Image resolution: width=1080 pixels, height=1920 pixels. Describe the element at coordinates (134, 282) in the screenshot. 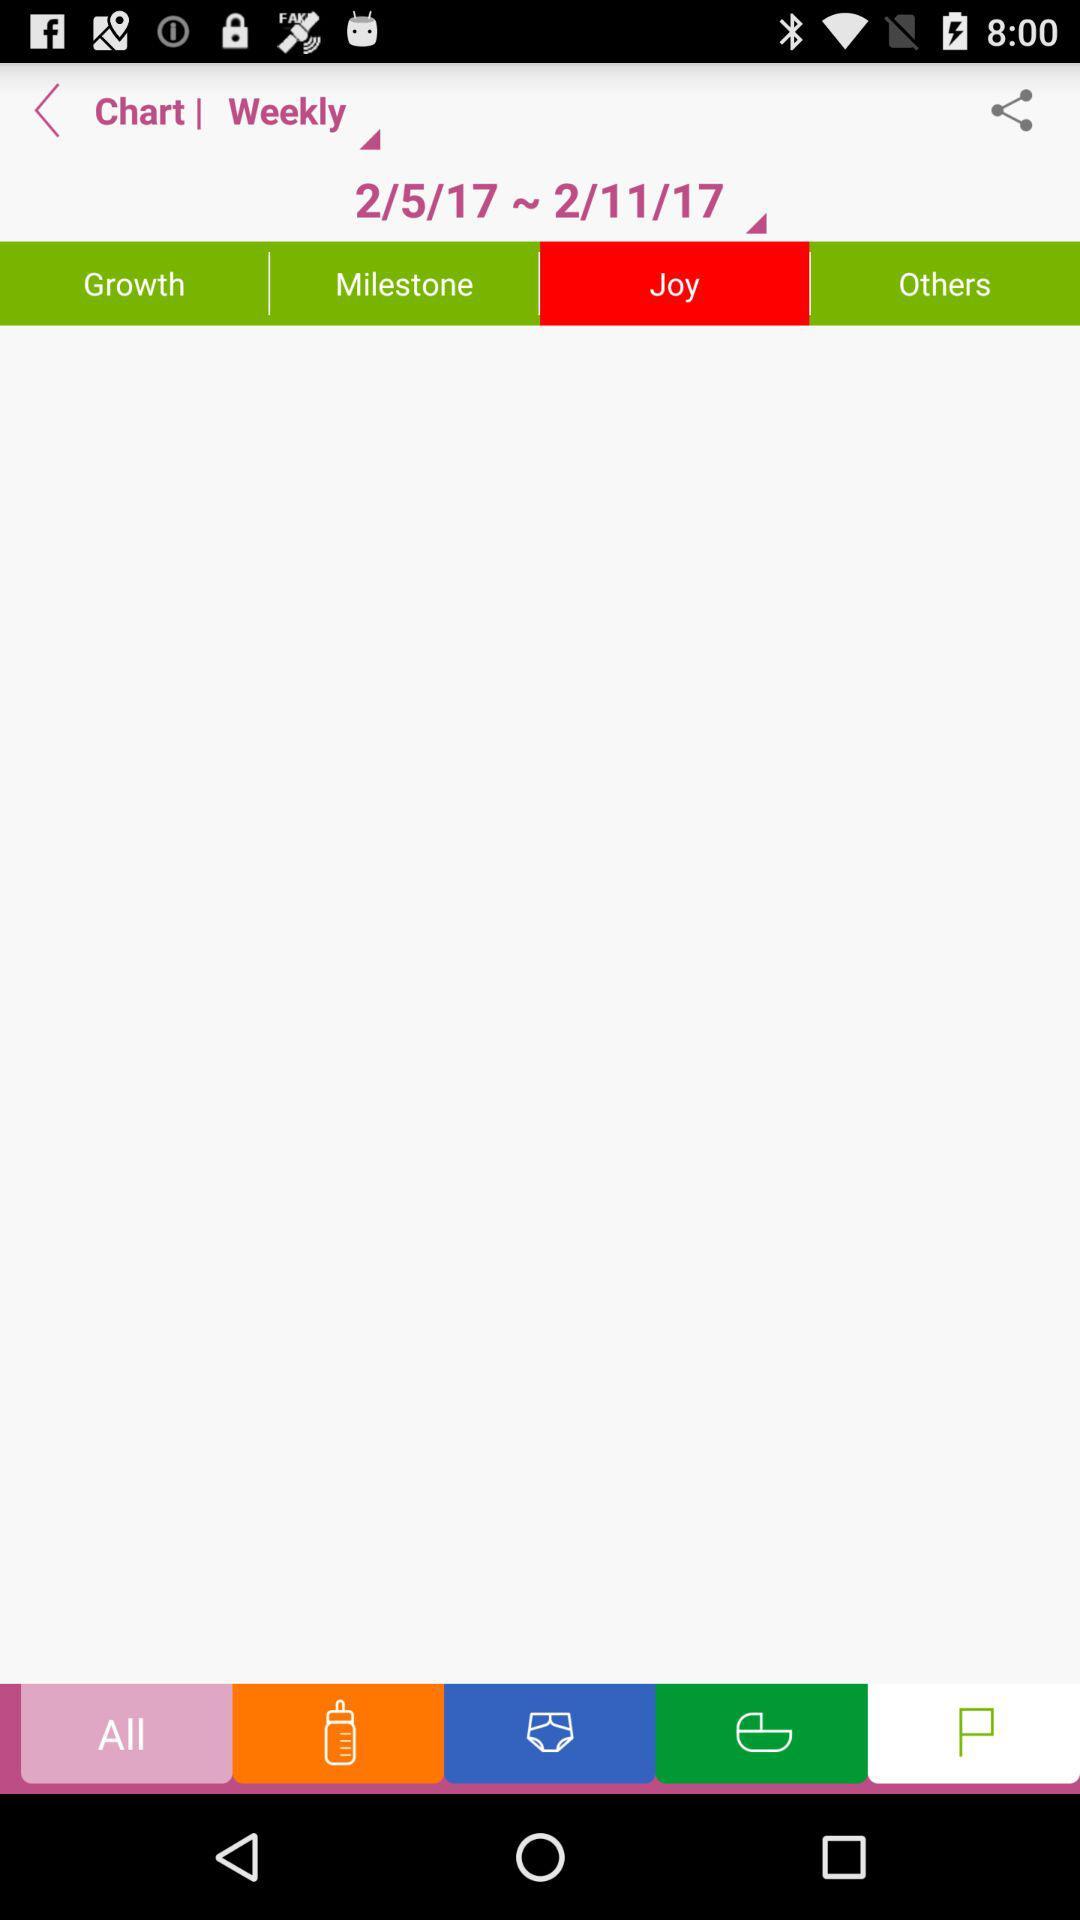

I see `the growth button` at that location.